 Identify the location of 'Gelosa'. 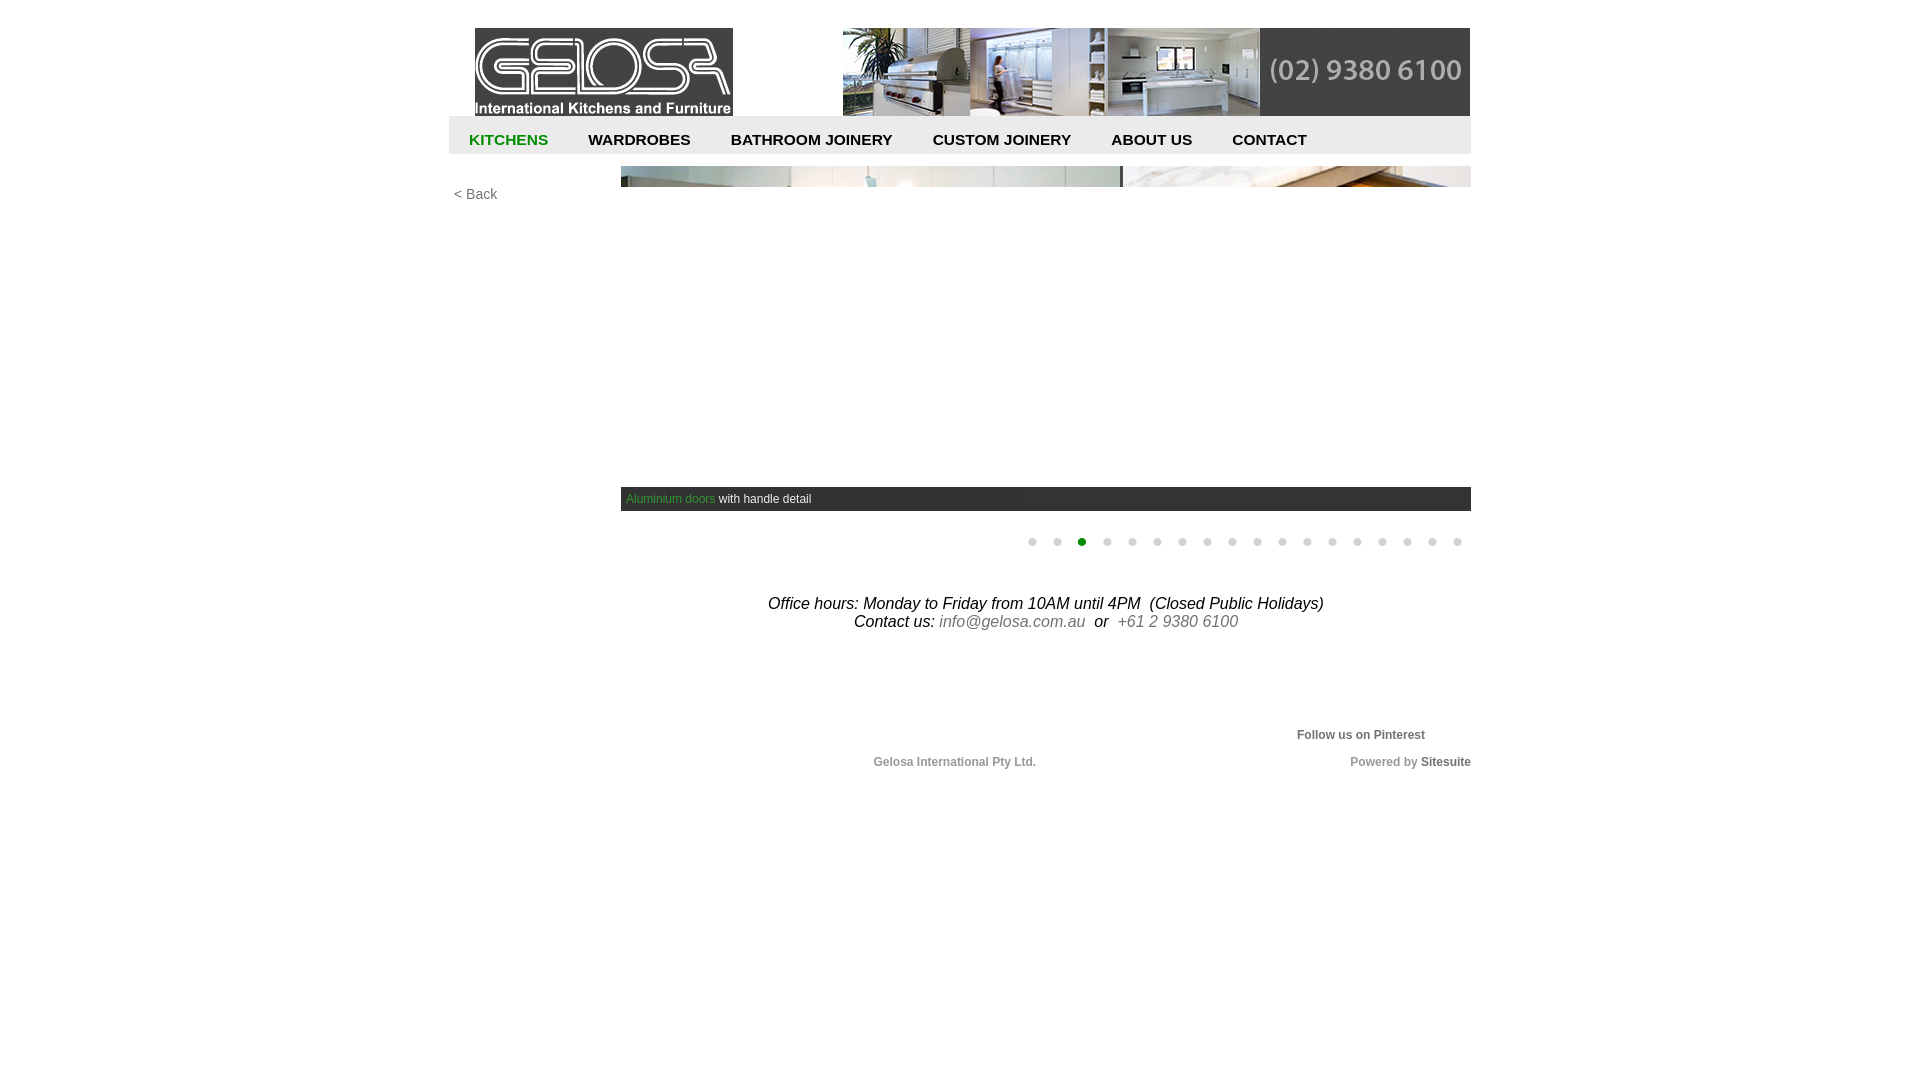
(603, 72).